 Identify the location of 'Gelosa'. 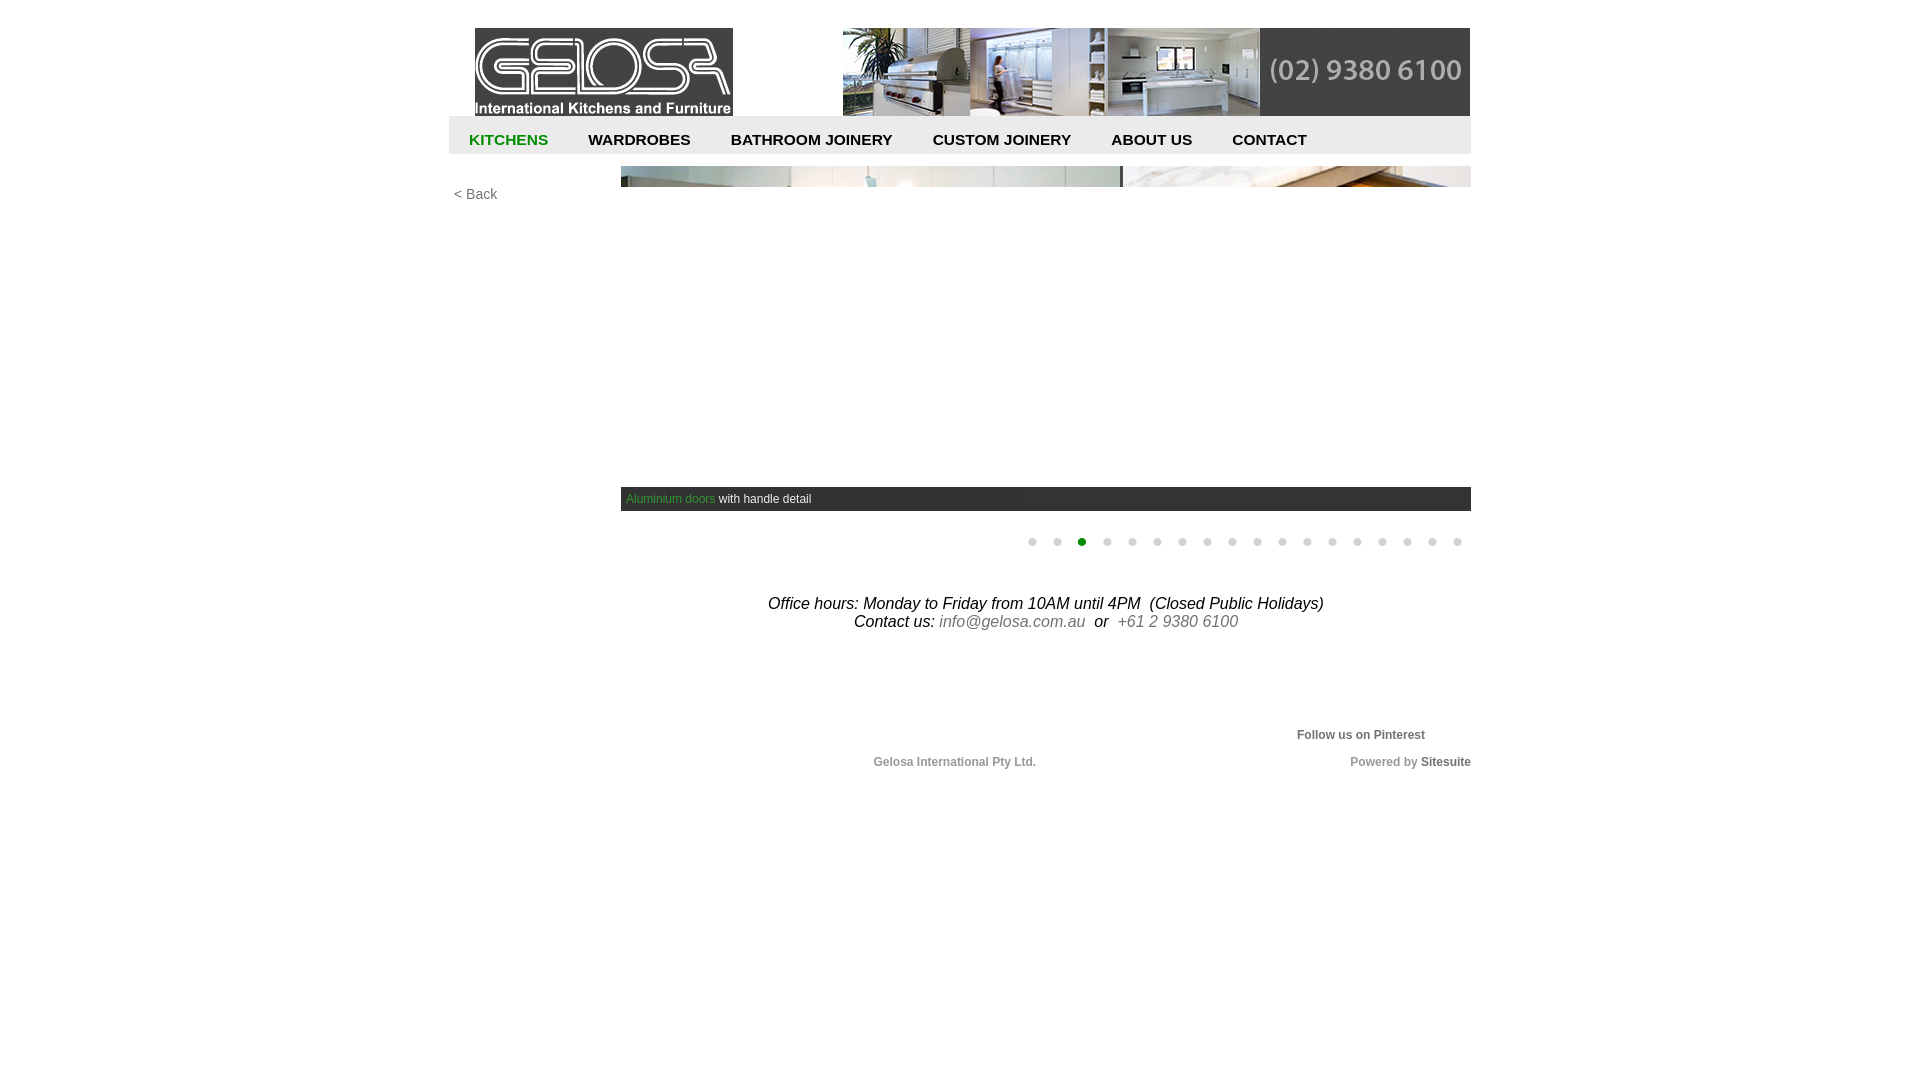
(603, 72).